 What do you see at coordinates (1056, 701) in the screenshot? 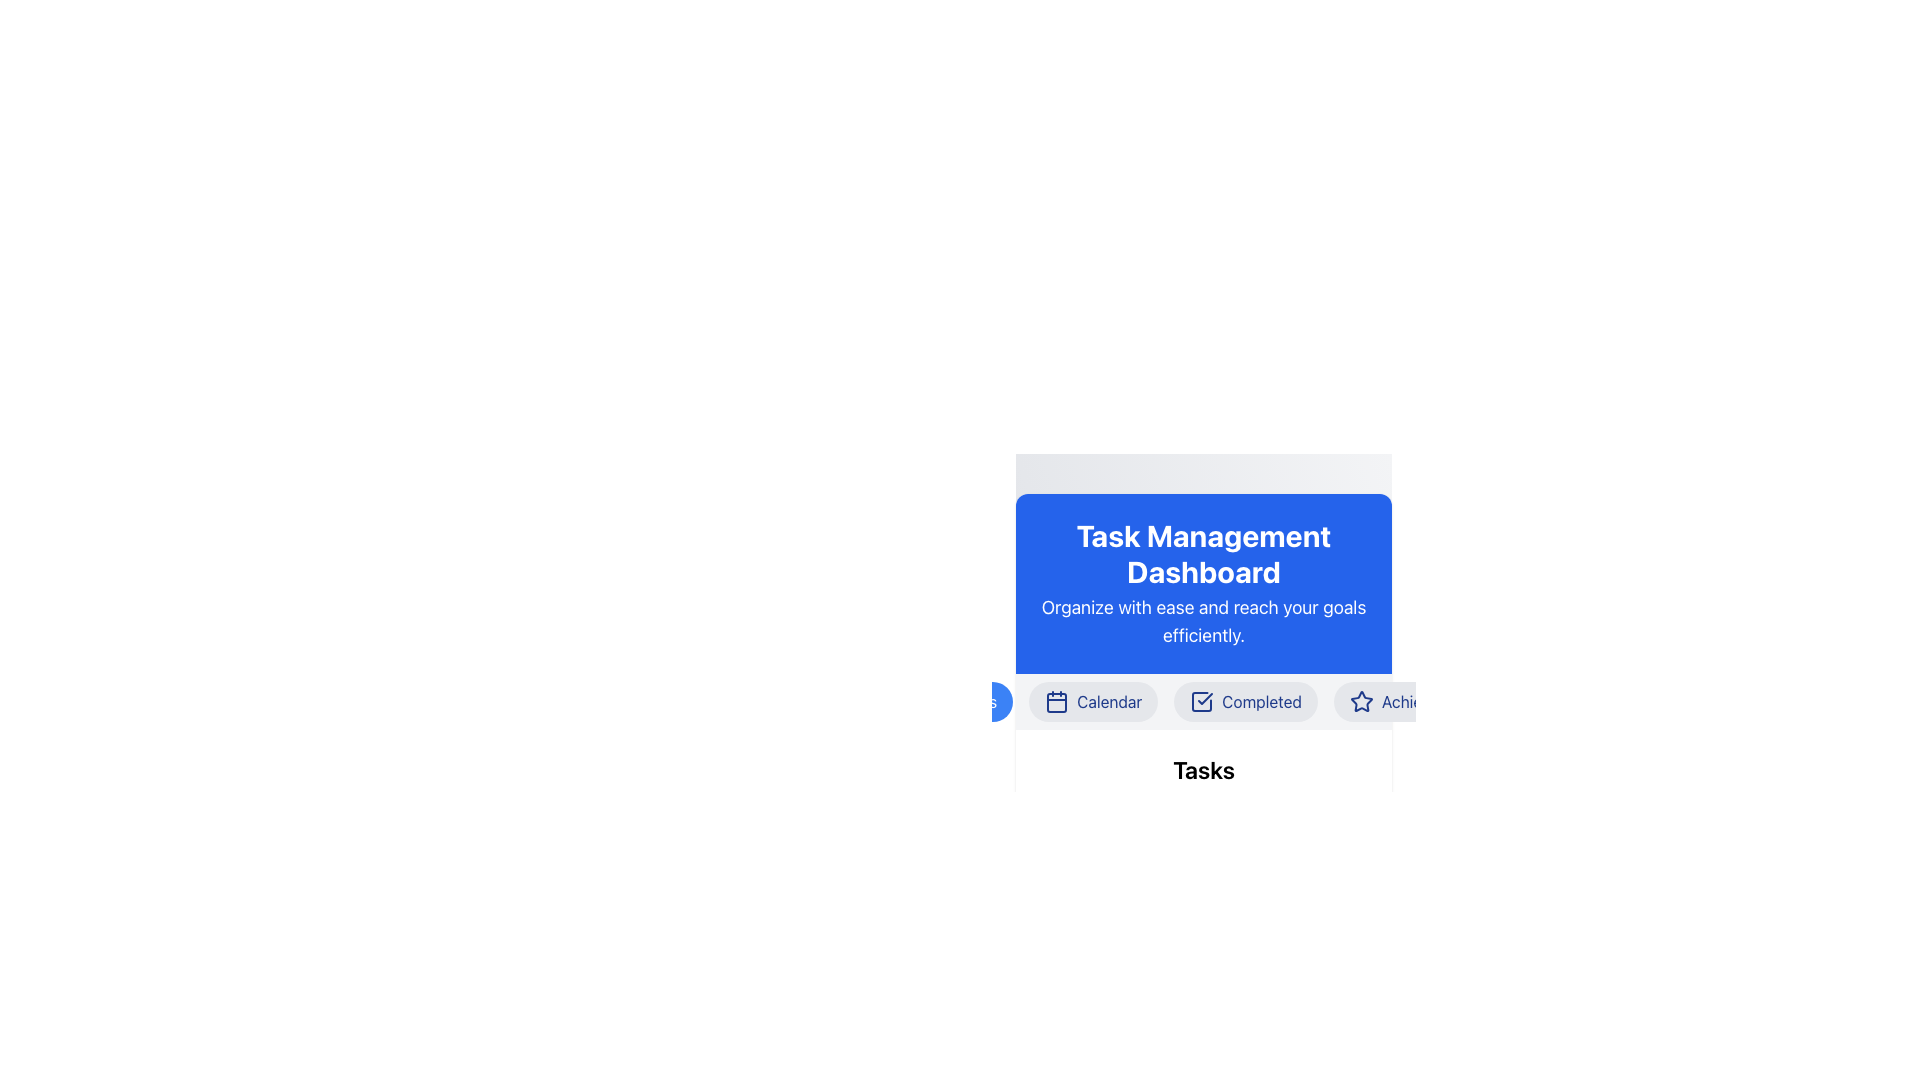
I see `the blue calendar icon, which is the leftmost icon in the horizontal set of buttons beneath the 'Task Management Dashboard' header` at bounding box center [1056, 701].